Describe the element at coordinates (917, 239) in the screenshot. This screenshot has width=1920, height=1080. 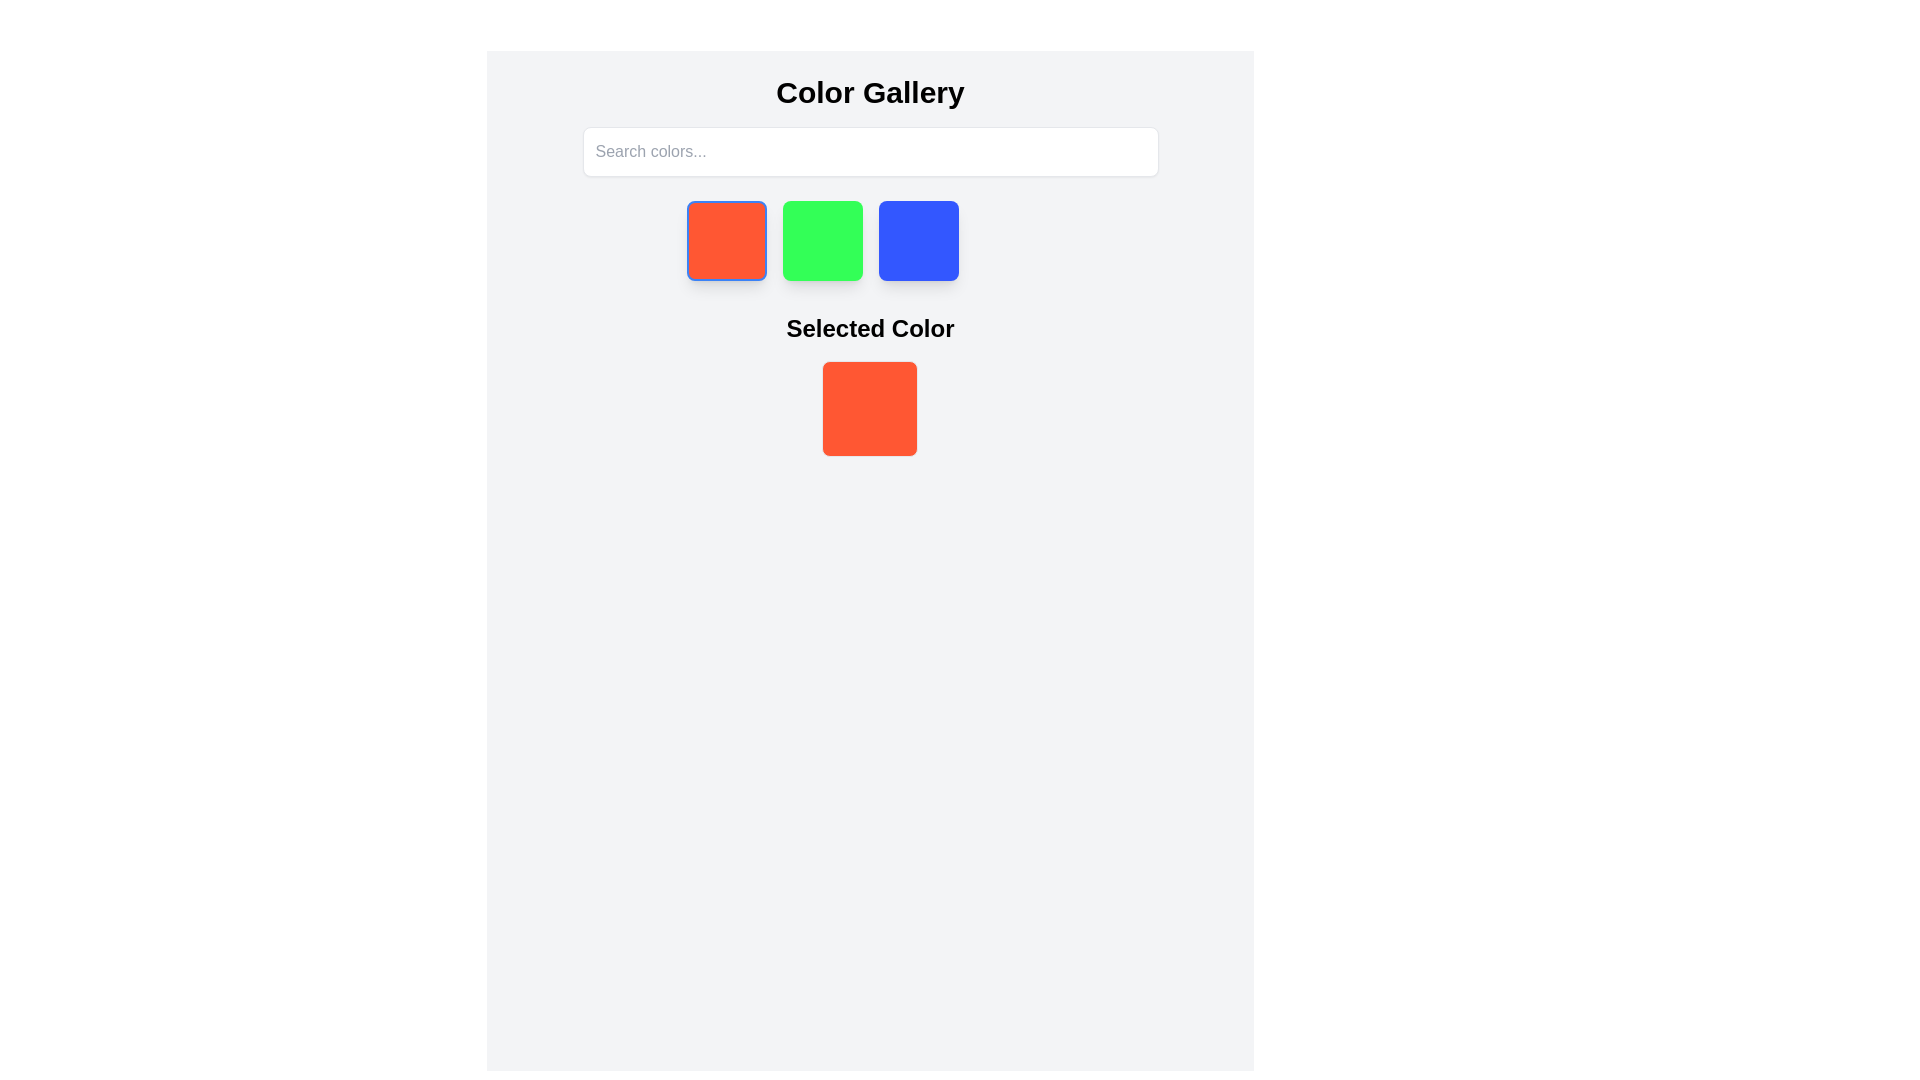
I see `the blue square button with rounded borders located in the top row of the grid layout` at that location.